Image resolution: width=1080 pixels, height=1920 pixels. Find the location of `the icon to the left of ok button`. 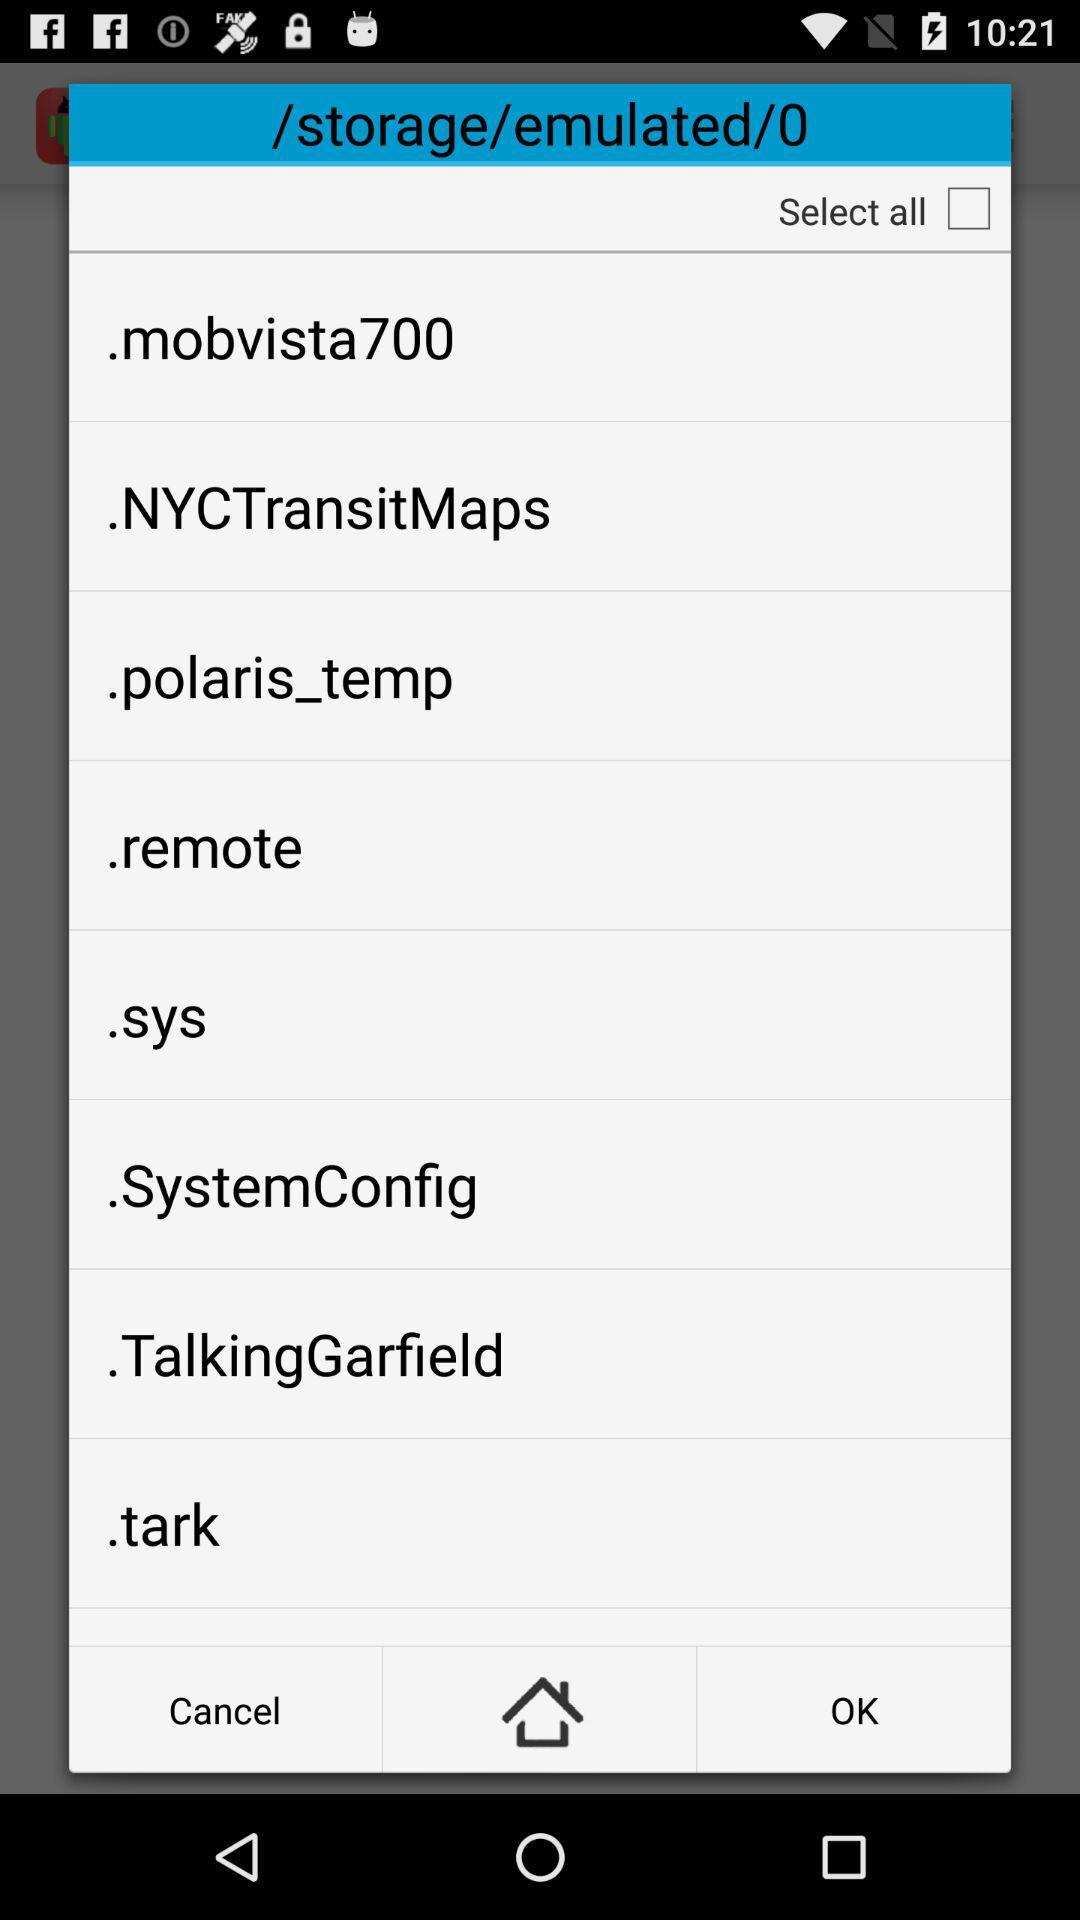

the icon to the left of ok button is located at coordinates (538, 1708).